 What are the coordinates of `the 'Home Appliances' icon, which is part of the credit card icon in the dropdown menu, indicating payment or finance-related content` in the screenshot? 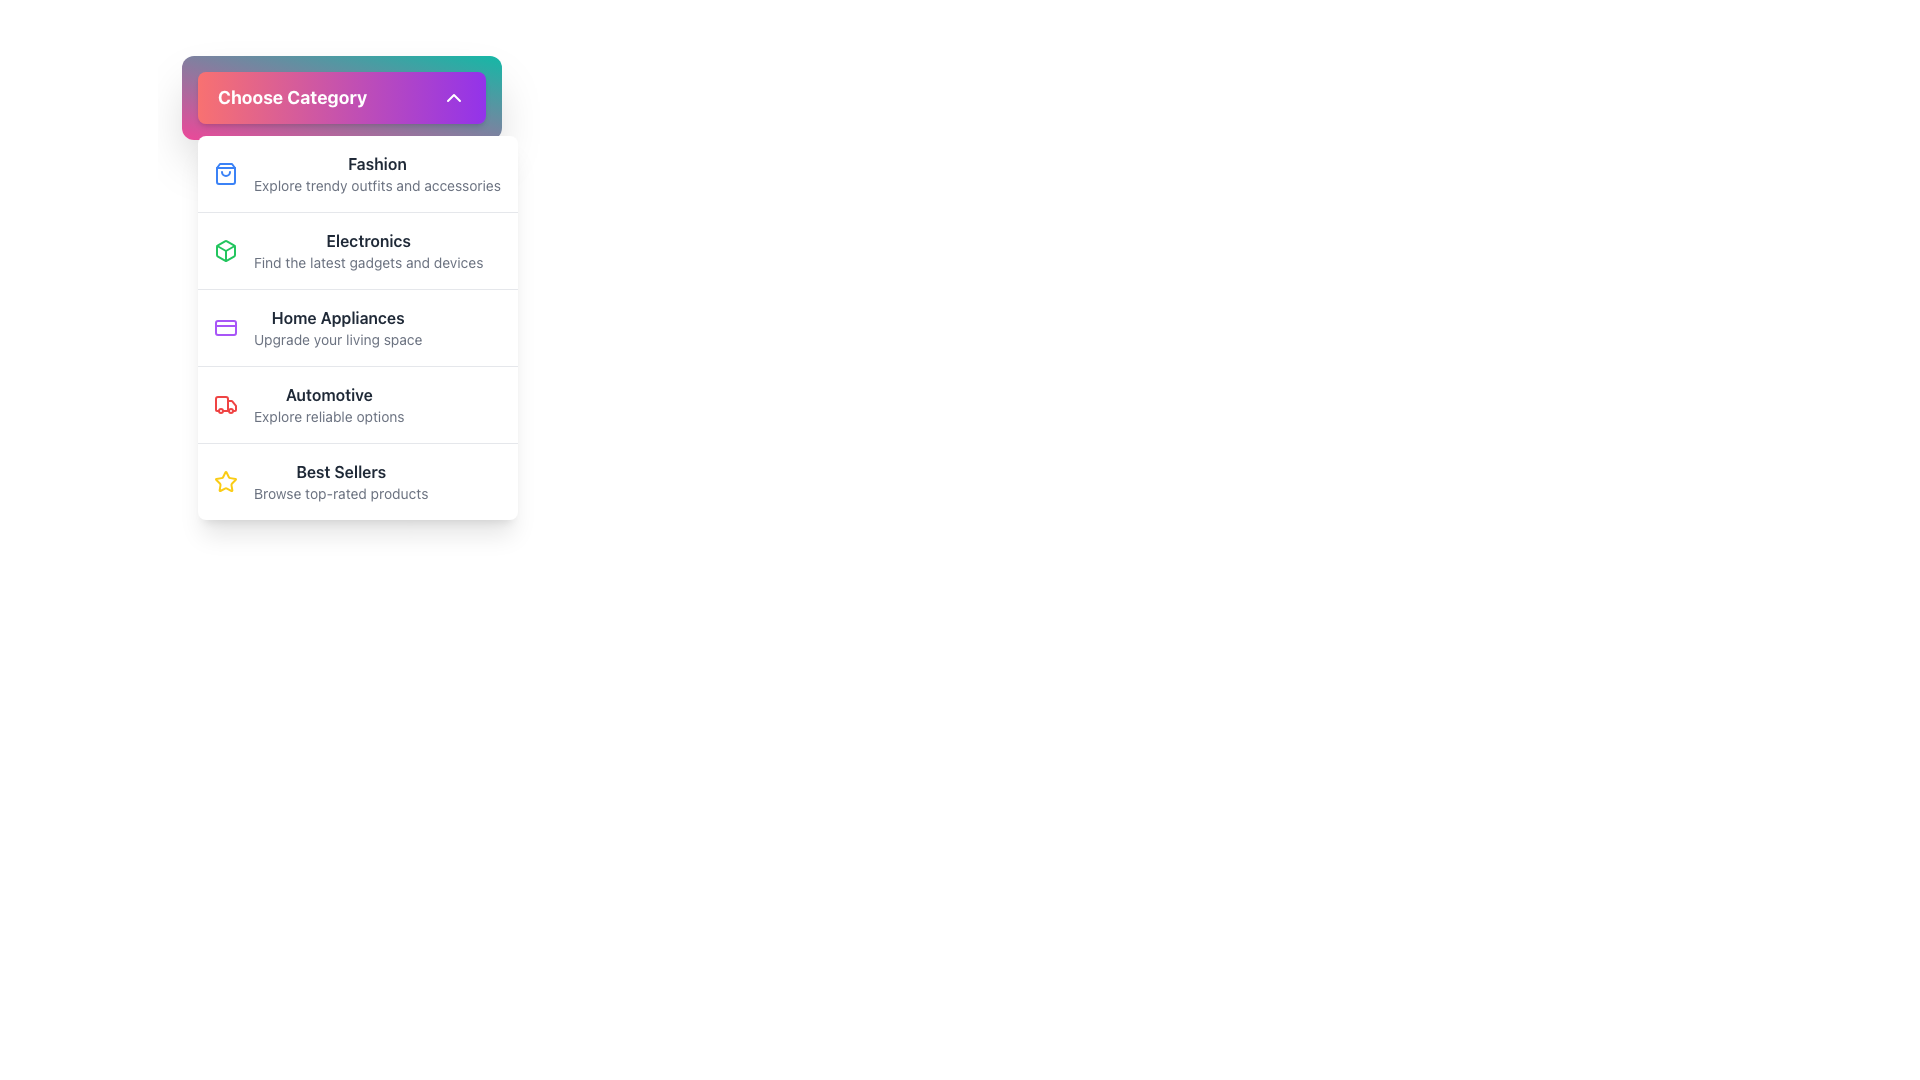 It's located at (225, 326).